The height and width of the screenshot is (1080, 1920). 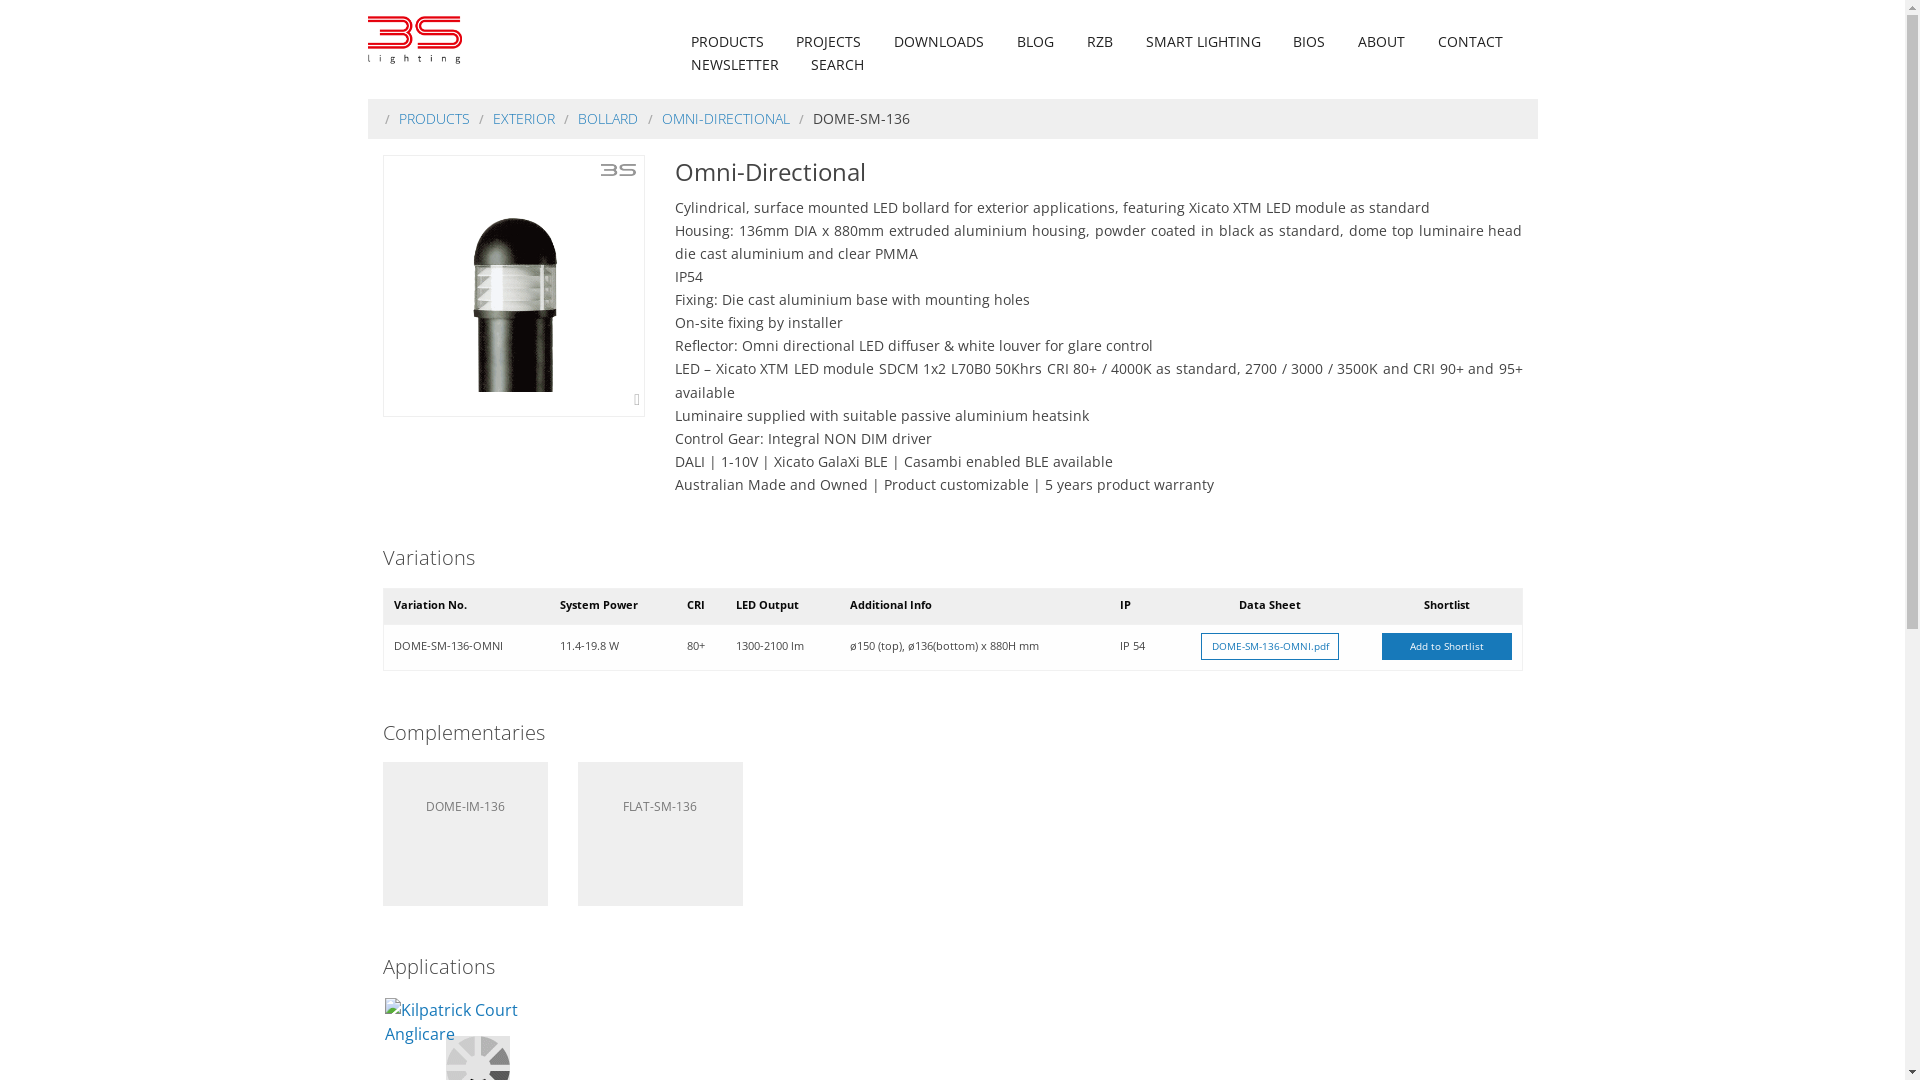 I want to click on 'DOME-IM-136', so click(x=463, y=833).